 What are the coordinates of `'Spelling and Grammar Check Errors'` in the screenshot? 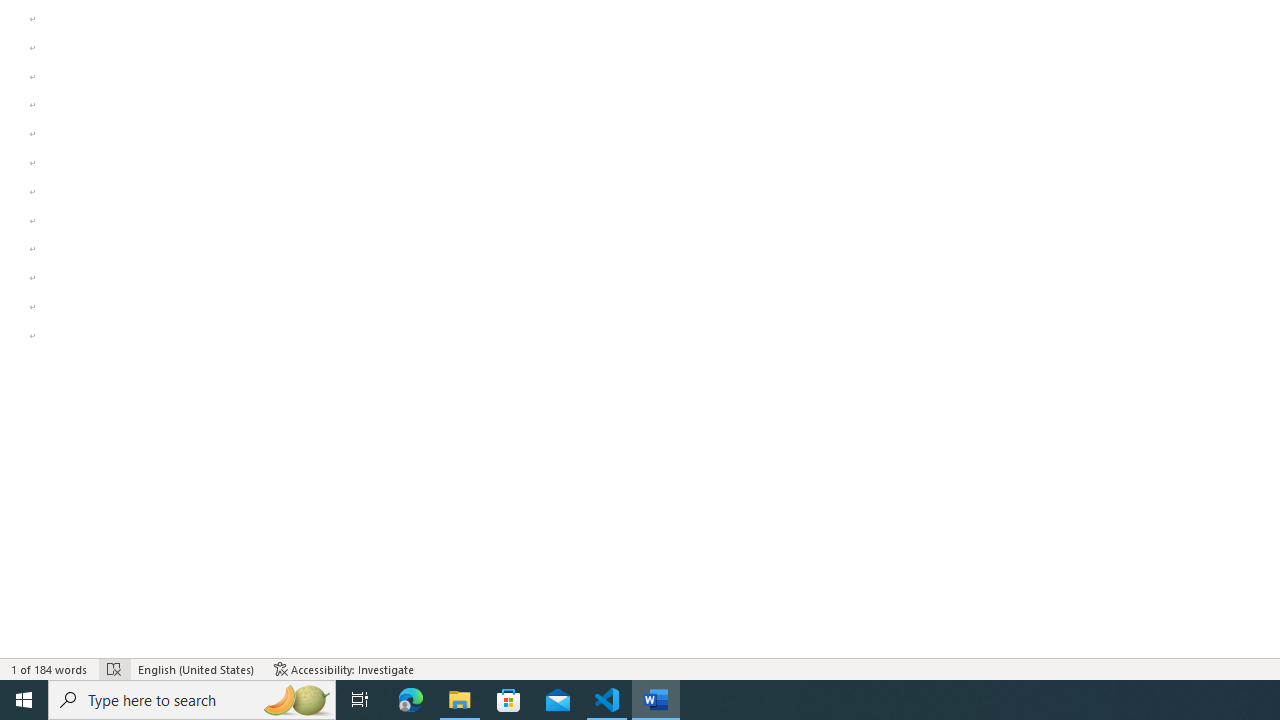 It's located at (113, 669).